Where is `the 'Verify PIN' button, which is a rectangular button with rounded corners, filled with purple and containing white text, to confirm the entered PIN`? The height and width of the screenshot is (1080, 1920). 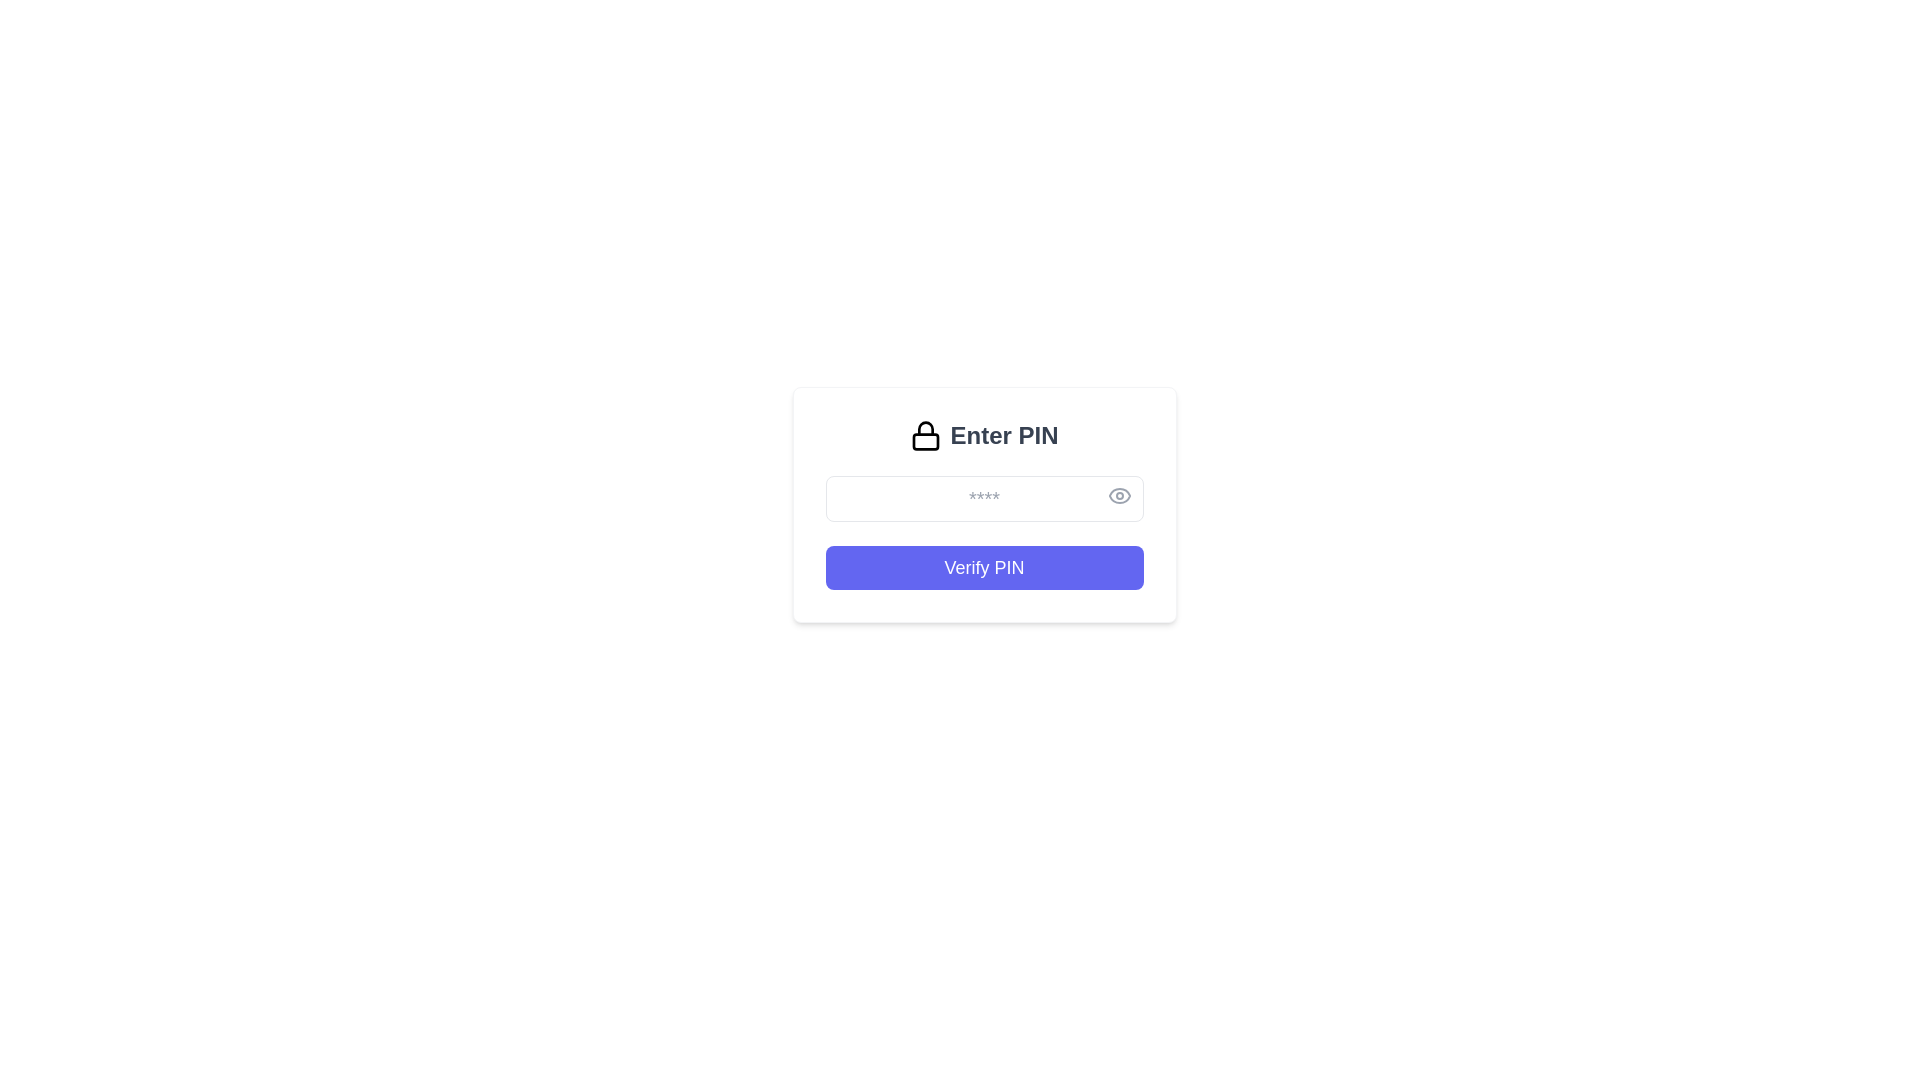
the 'Verify PIN' button, which is a rectangular button with rounded corners, filled with purple and containing white text, to confirm the entered PIN is located at coordinates (984, 567).